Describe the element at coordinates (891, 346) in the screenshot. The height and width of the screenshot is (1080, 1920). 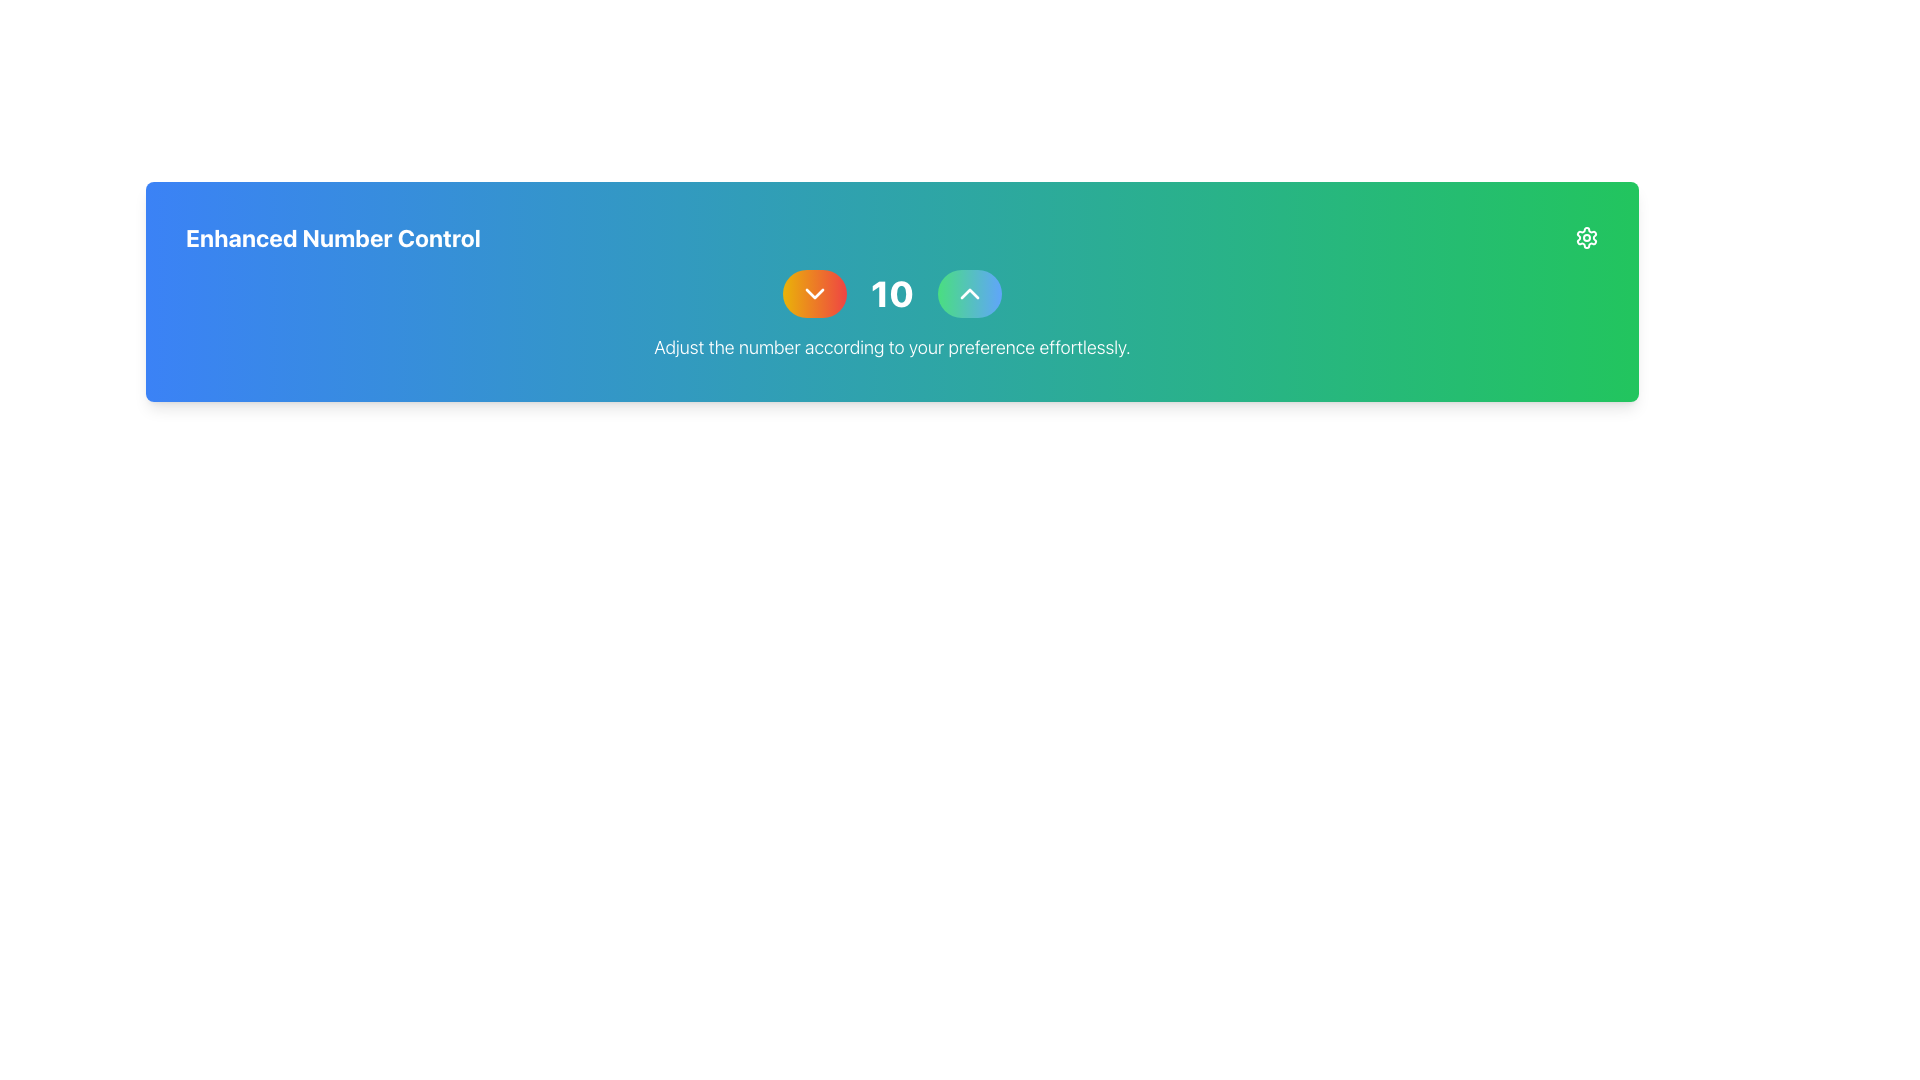
I see `the static text element that reads 'Adjust the number according to your preference effortlessly.' which is centrally located below the numeric display and arrow buttons` at that location.